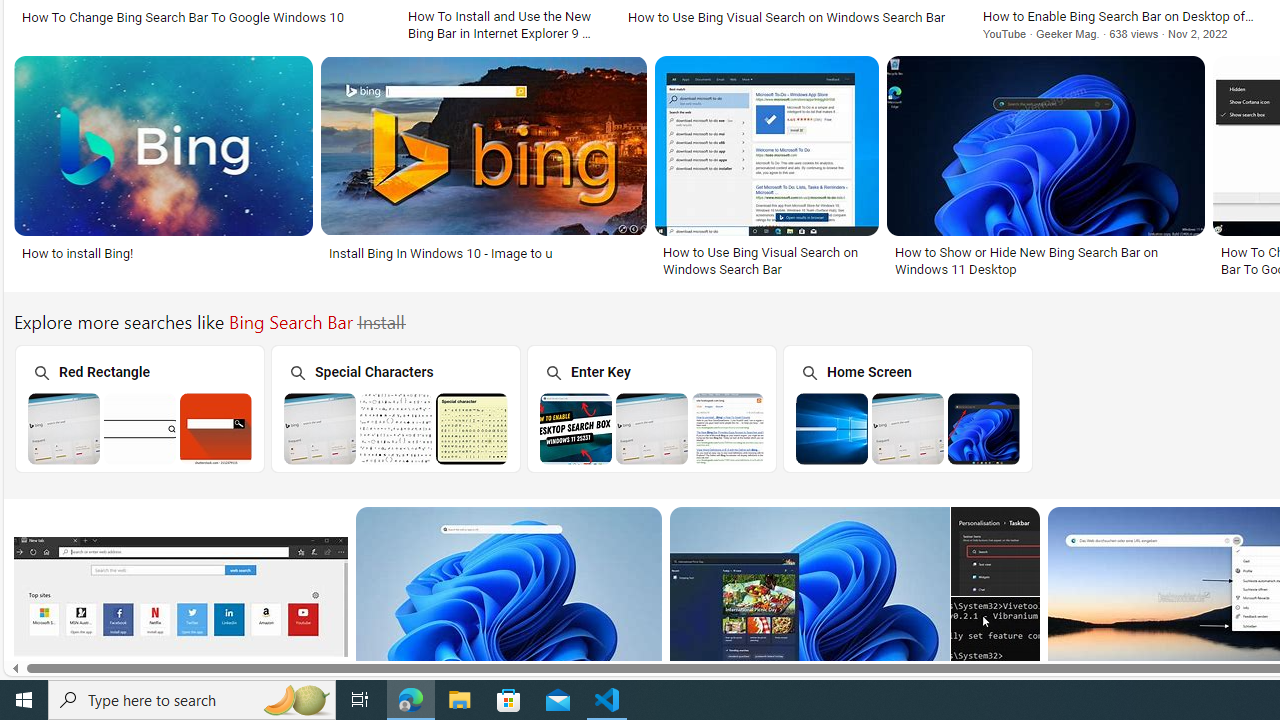 The height and width of the screenshot is (720, 1280). I want to click on 'Red Rectangle Bing Search Bar Red Rectangle', so click(138, 407).